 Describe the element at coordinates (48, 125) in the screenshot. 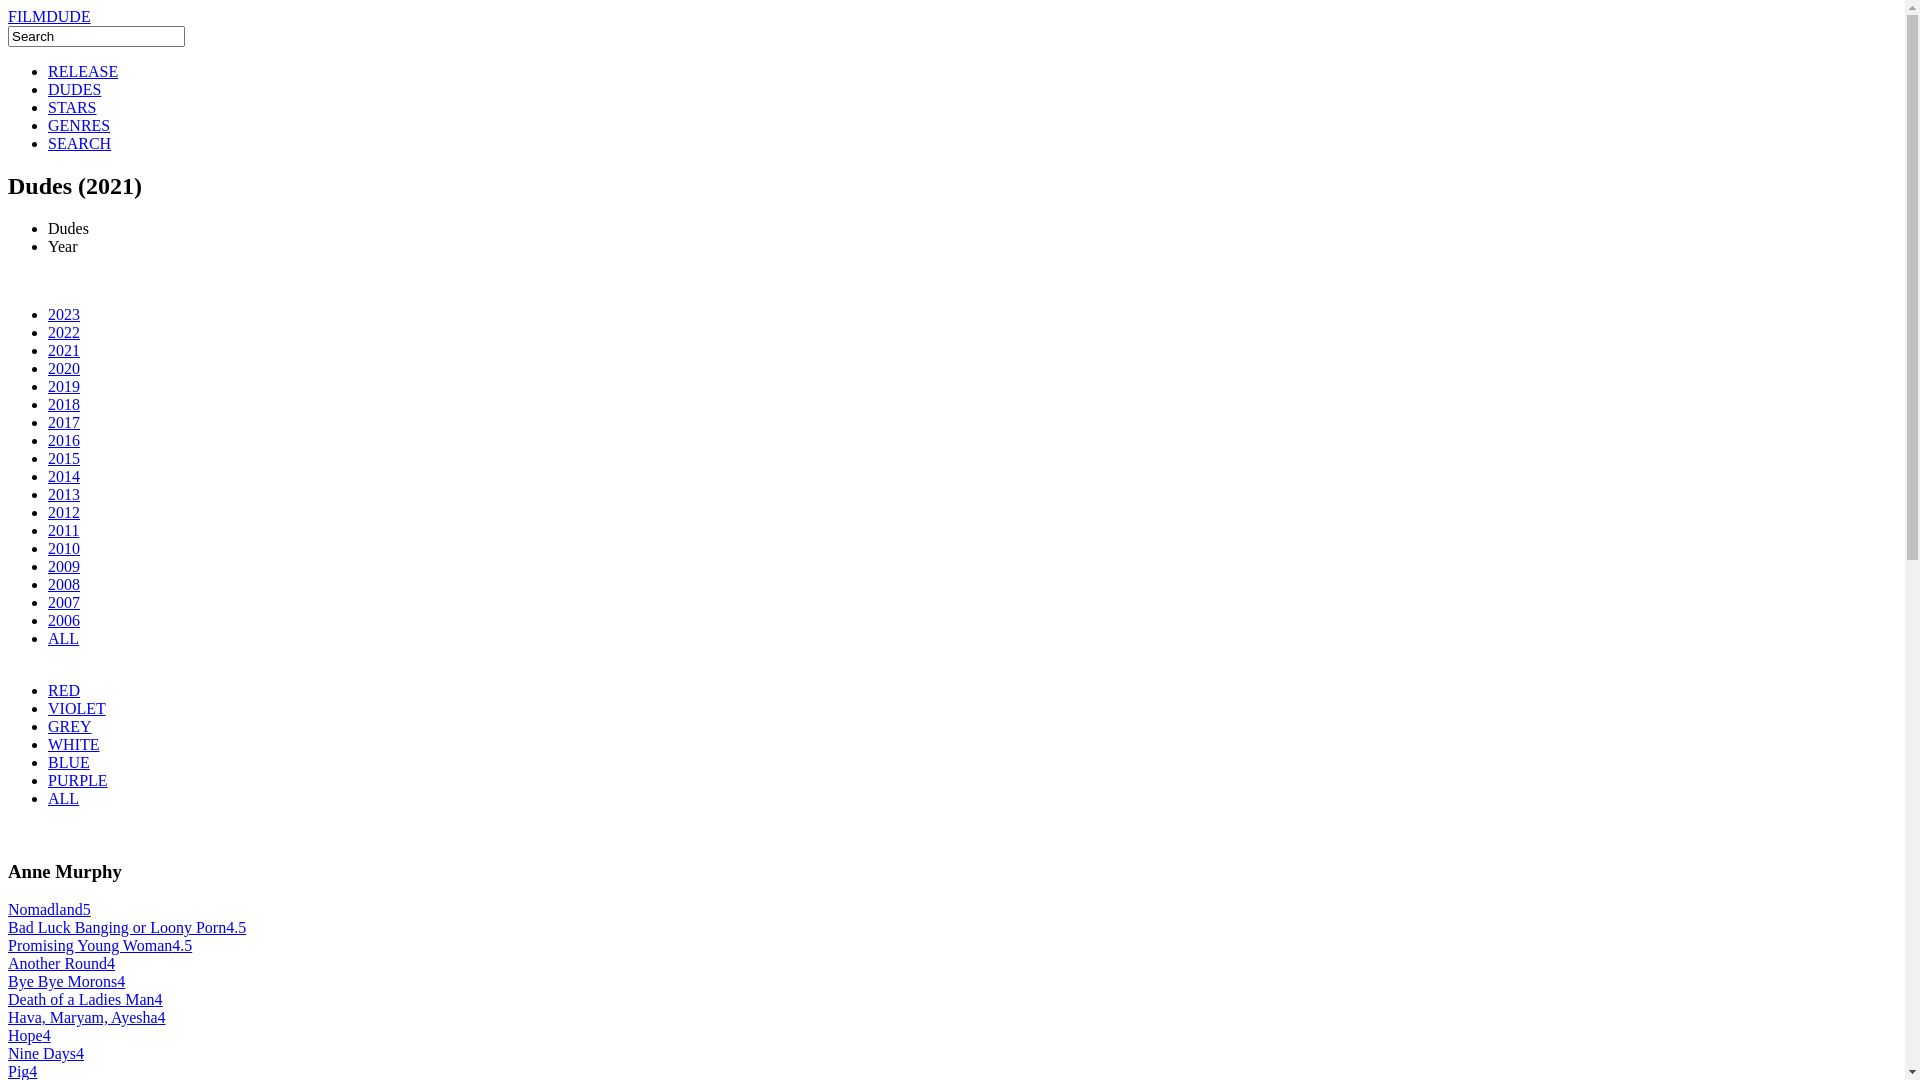

I see `'GENRES'` at that location.